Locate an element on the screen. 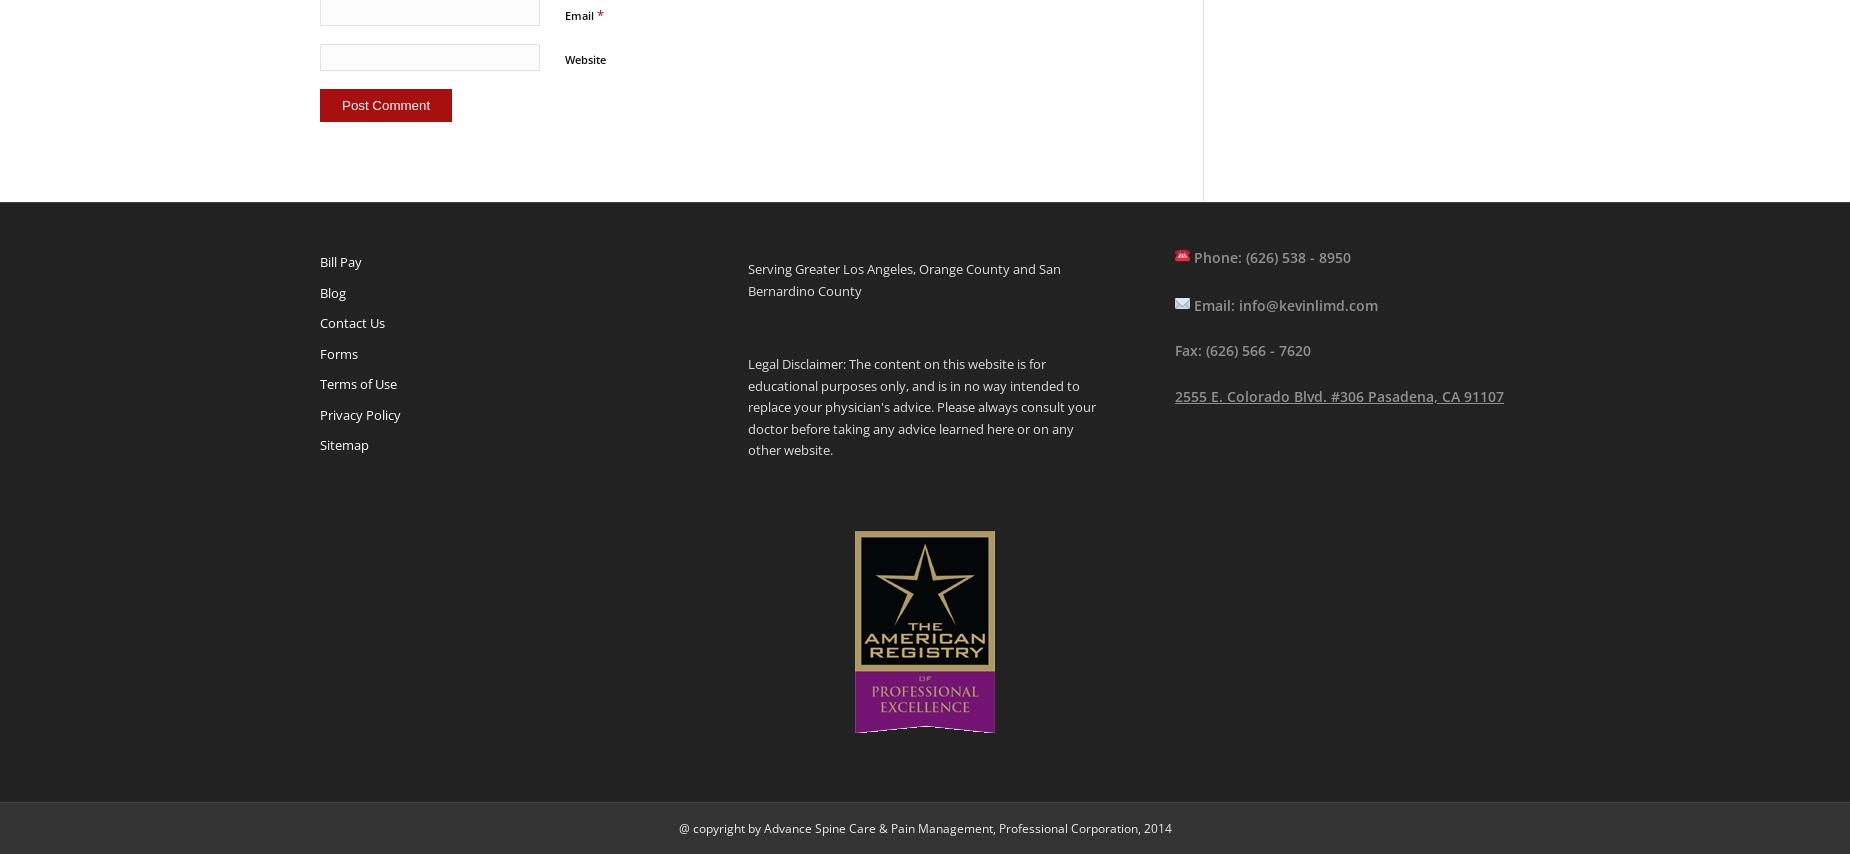 The width and height of the screenshot is (1850, 854). 'Privacy Policy' is located at coordinates (319, 414).